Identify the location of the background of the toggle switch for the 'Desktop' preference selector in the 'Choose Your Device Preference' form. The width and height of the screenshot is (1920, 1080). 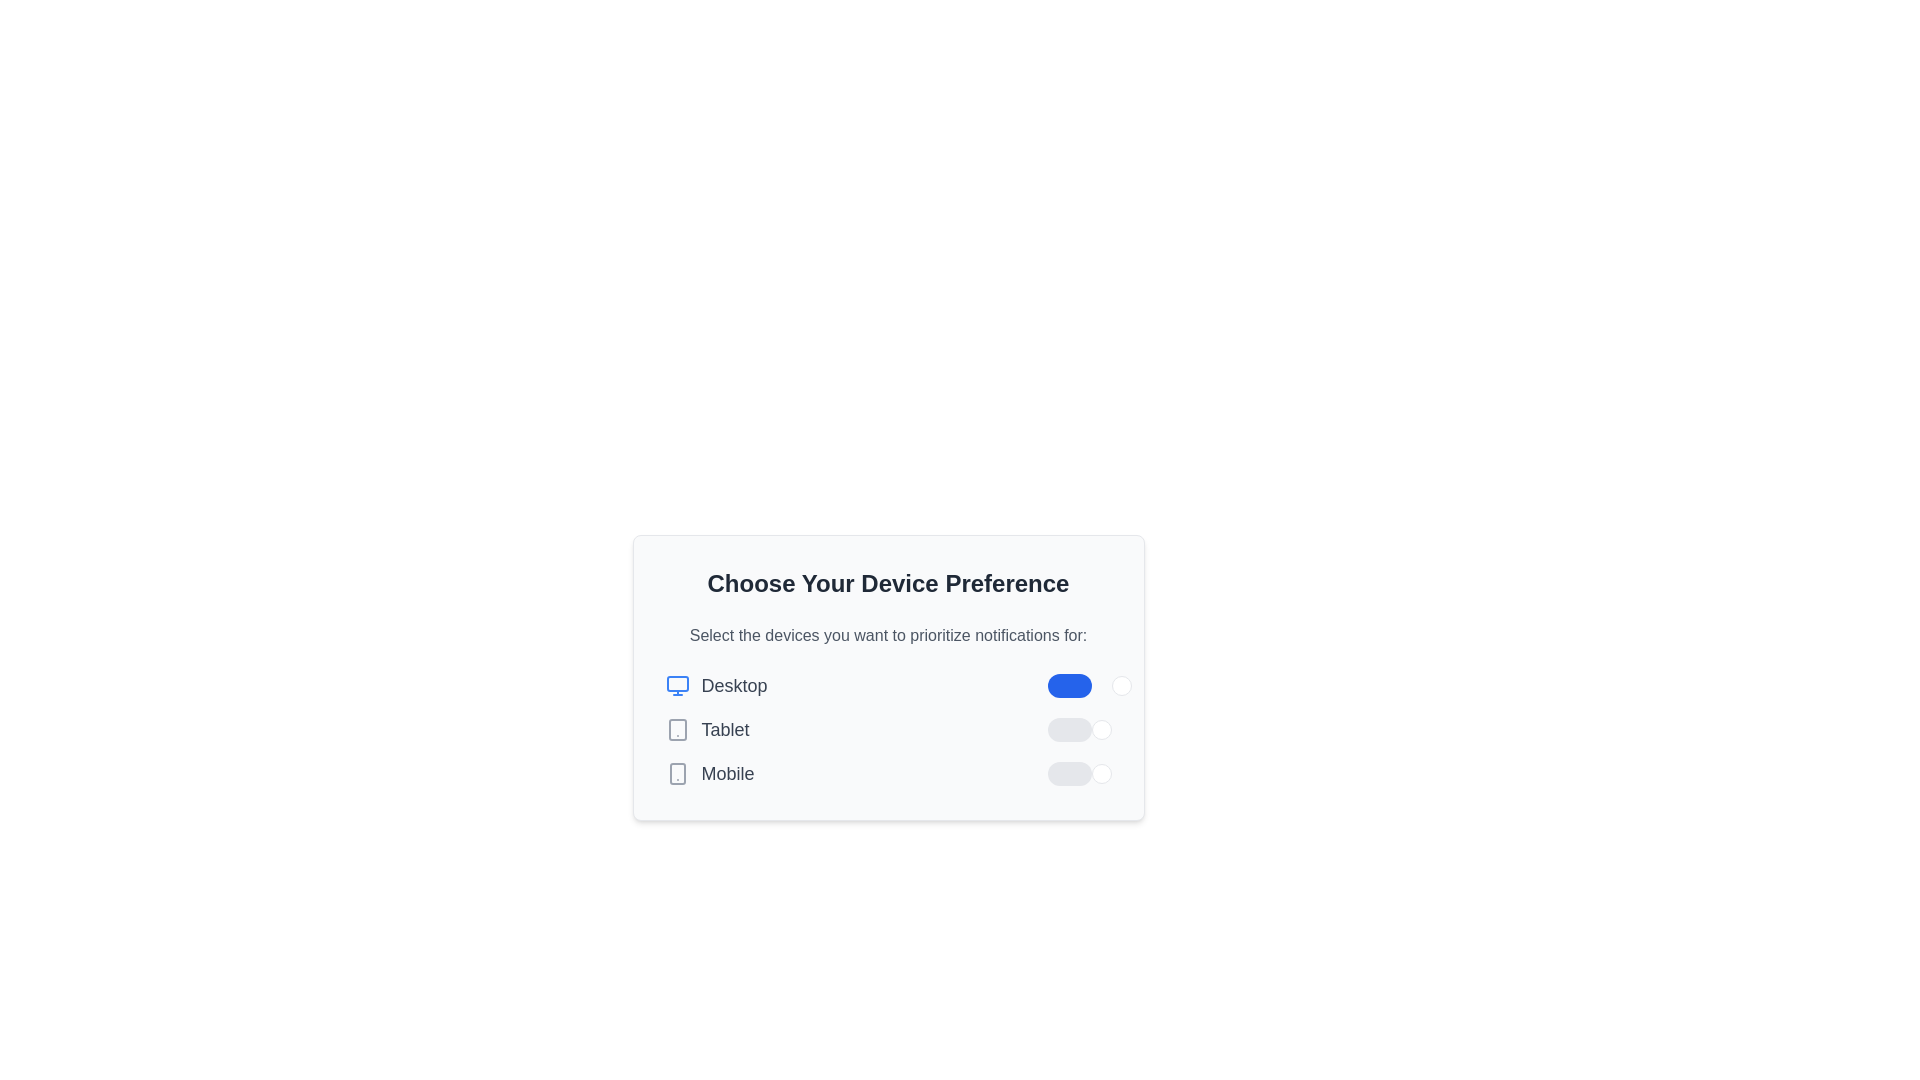
(1068, 685).